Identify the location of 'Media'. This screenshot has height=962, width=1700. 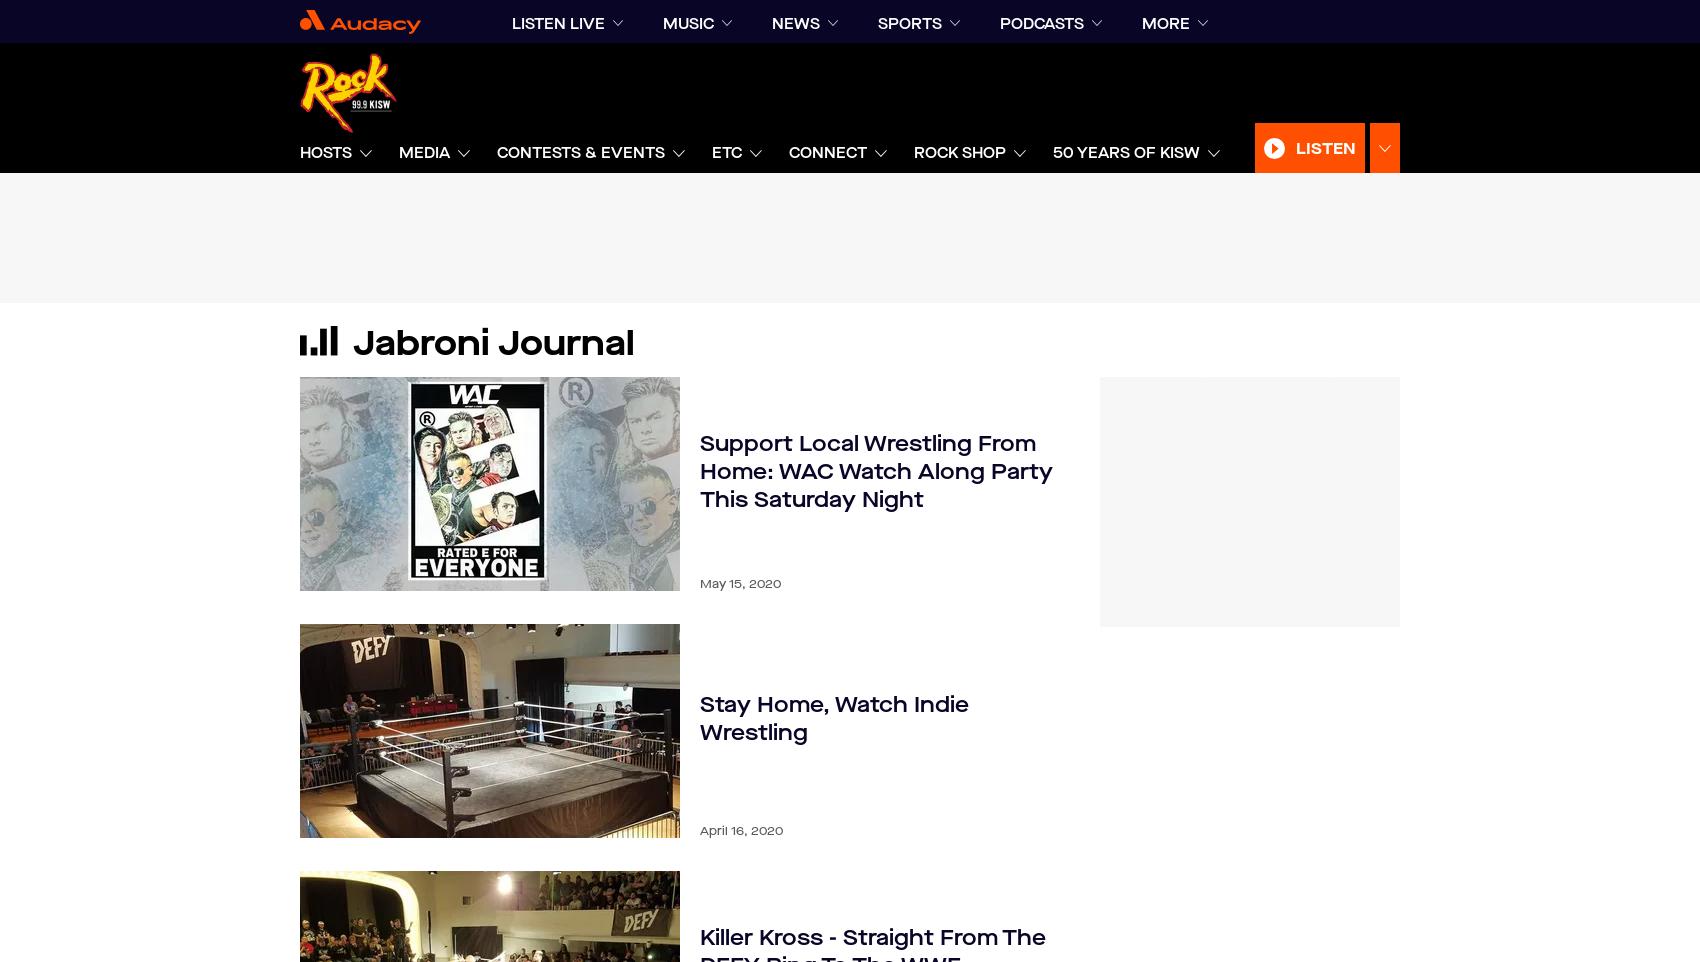
(397, 152).